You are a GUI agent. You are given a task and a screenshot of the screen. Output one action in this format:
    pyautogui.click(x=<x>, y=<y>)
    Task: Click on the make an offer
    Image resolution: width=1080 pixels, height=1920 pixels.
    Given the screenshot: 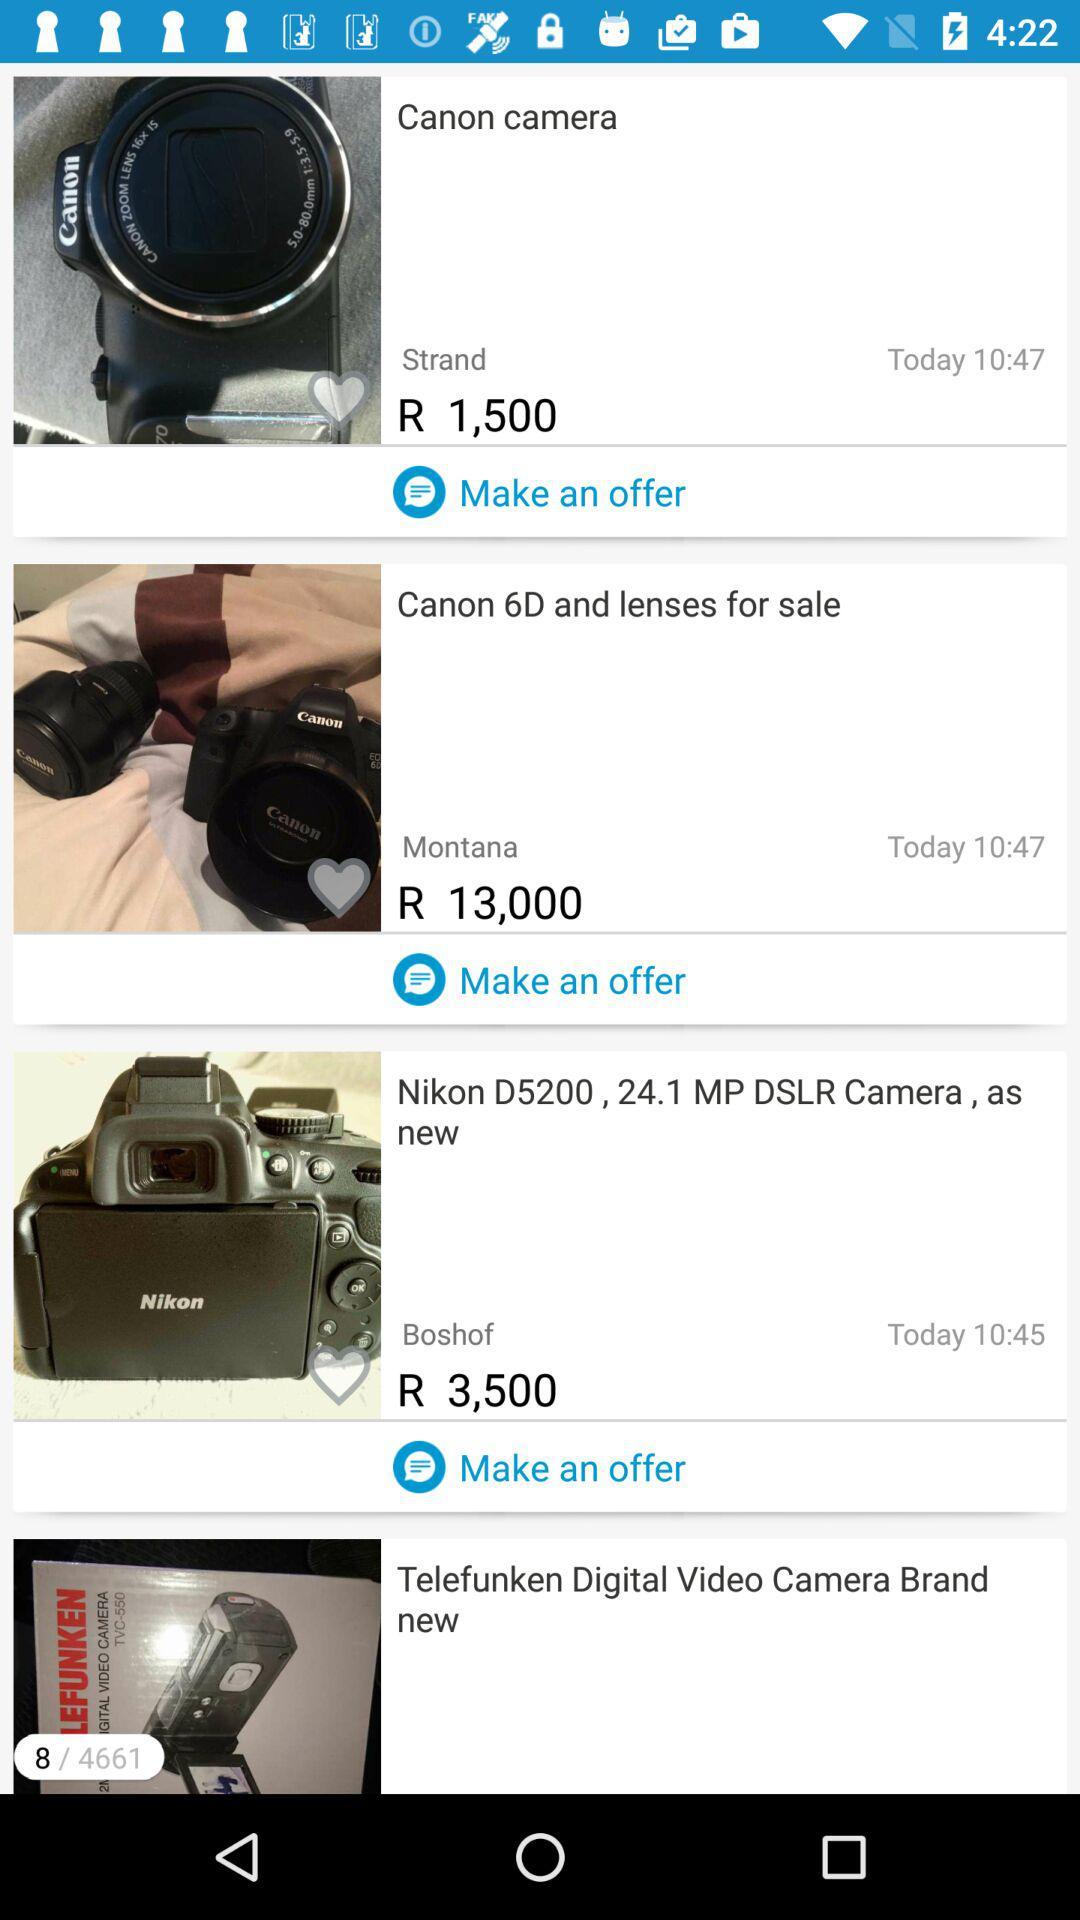 What is the action you would take?
    pyautogui.click(x=418, y=979)
    